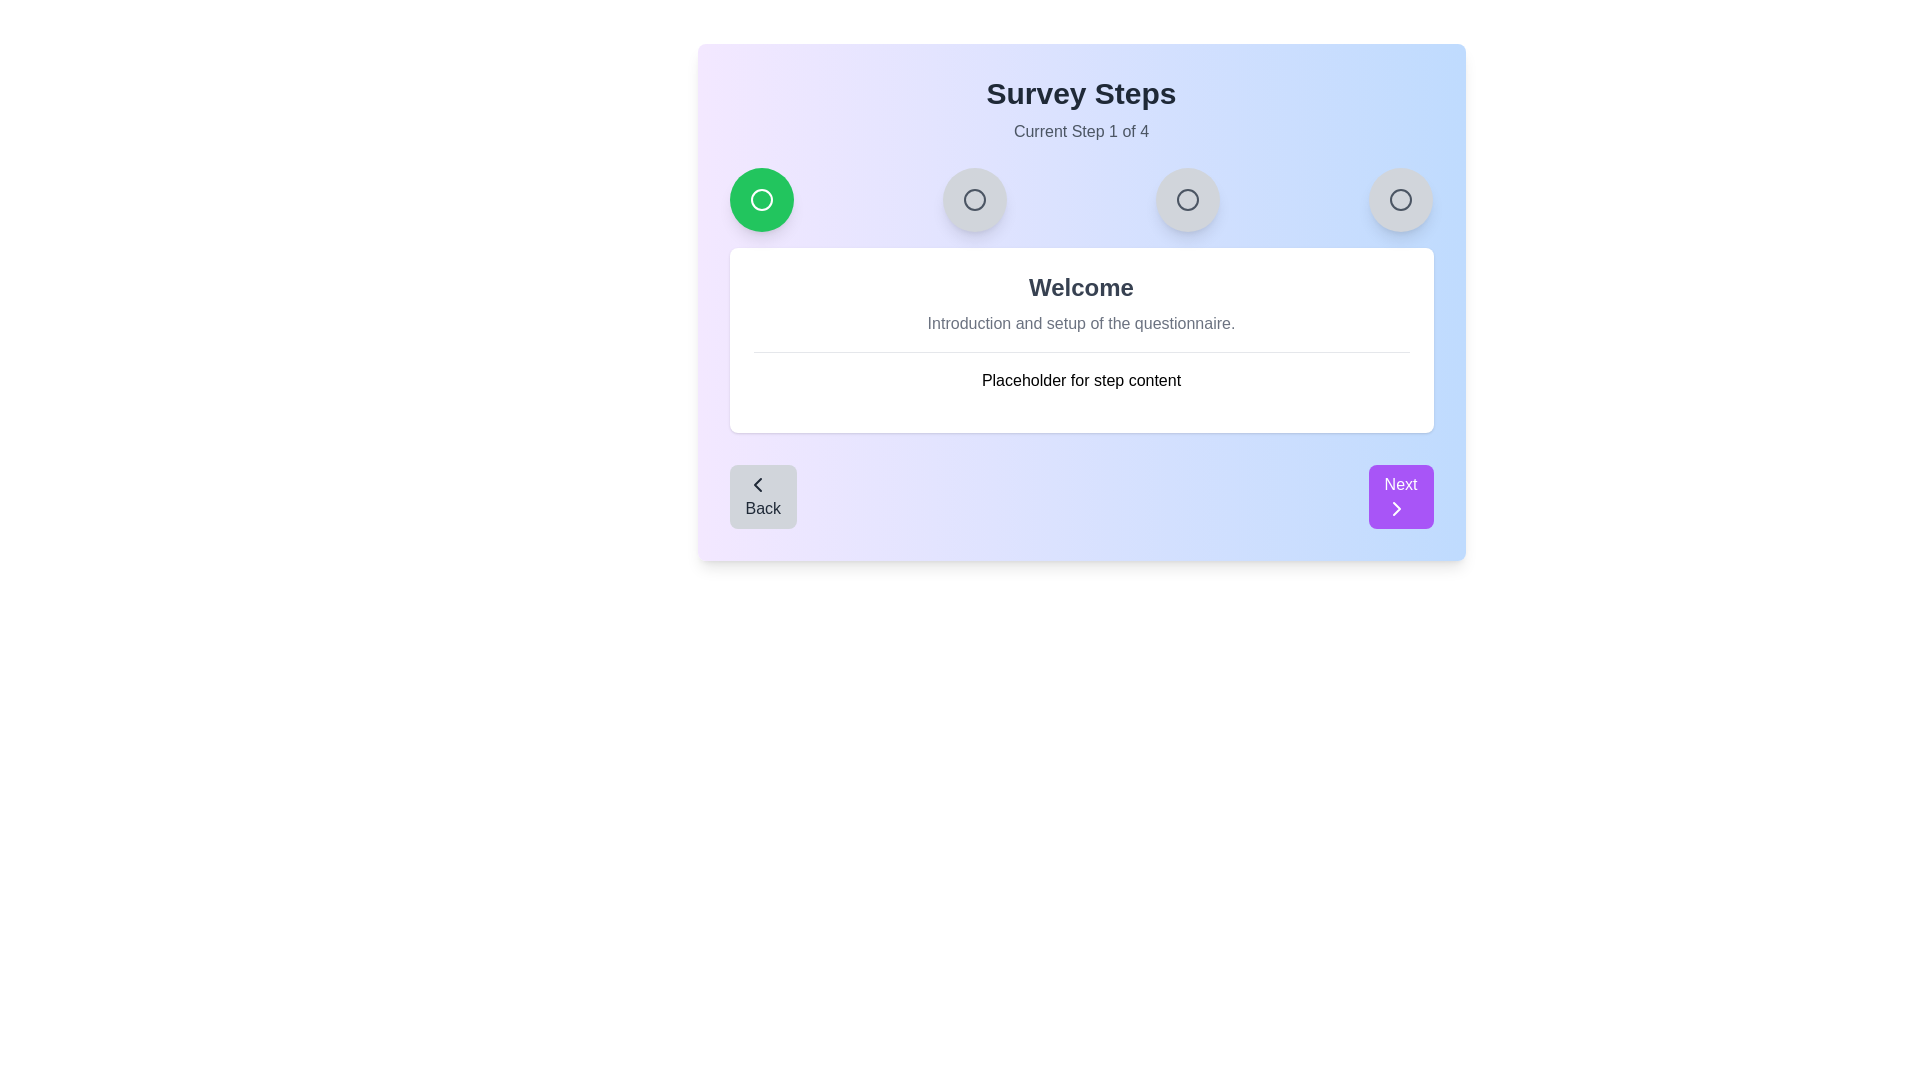 The width and height of the screenshot is (1920, 1080). I want to click on the Text label that introduces or welcomes users to the current section of the interface, located above the introductory message 'Introduction and setup of the questionnaire.', so click(1080, 288).